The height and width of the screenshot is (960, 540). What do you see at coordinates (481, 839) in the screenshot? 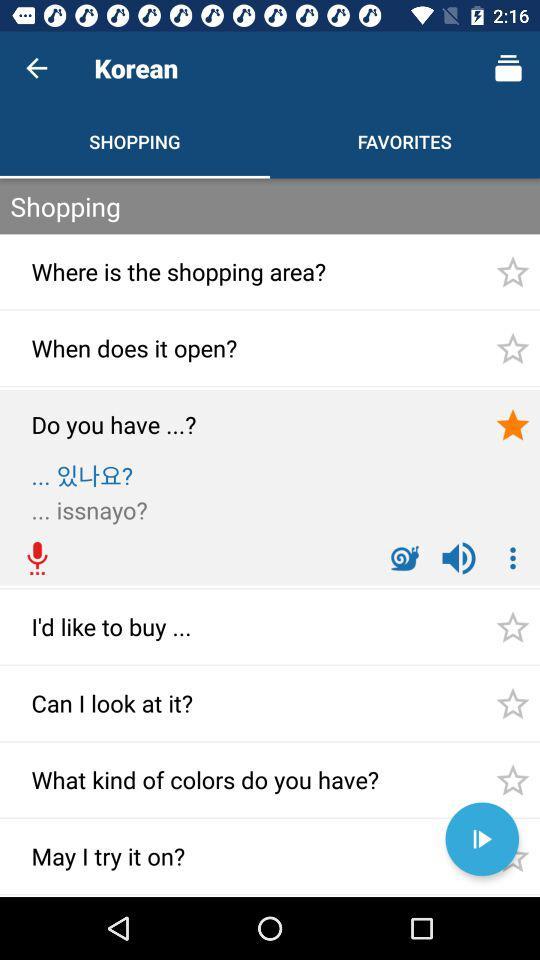
I see `the av_forward icon` at bounding box center [481, 839].